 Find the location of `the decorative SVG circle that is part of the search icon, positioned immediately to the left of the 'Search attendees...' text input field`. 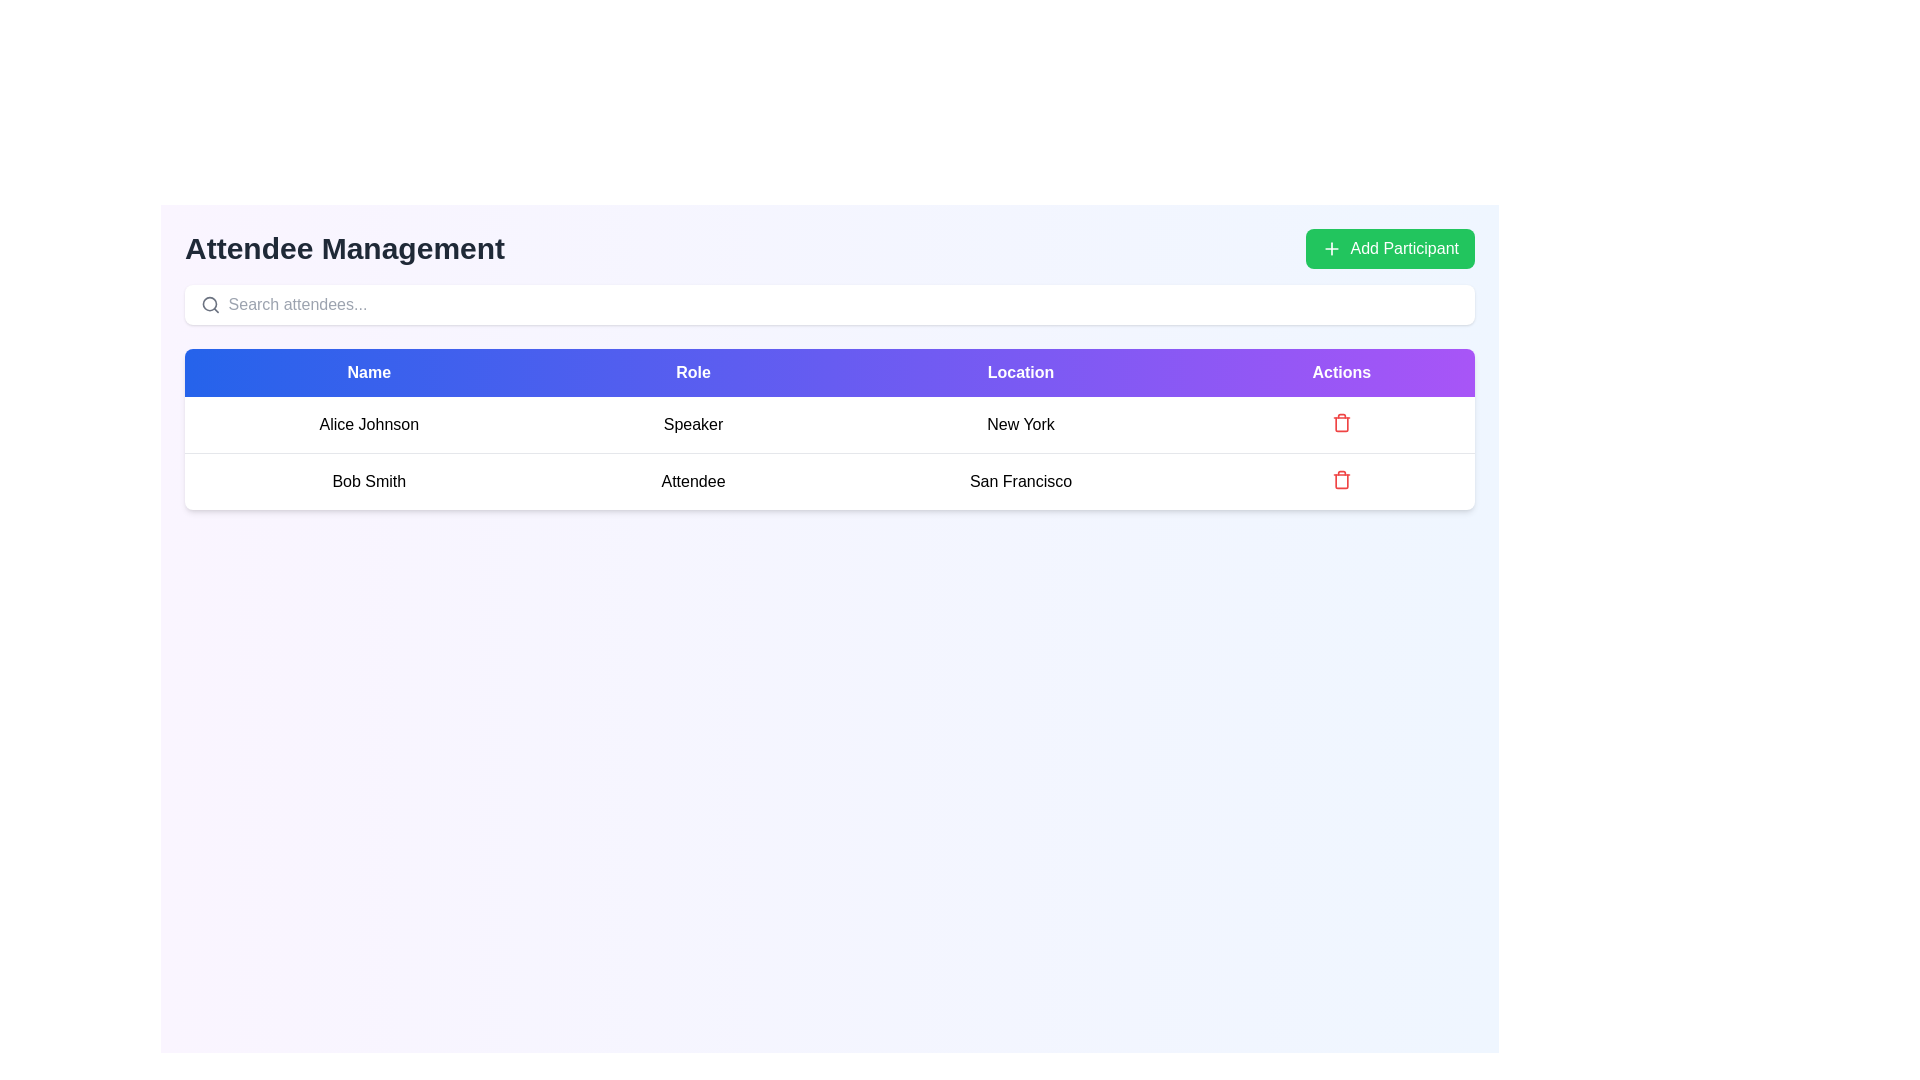

the decorative SVG circle that is part of the search icon, positioned immediately to the left of the 'Search attendees...' text input field is located at coordinates (210, 304).